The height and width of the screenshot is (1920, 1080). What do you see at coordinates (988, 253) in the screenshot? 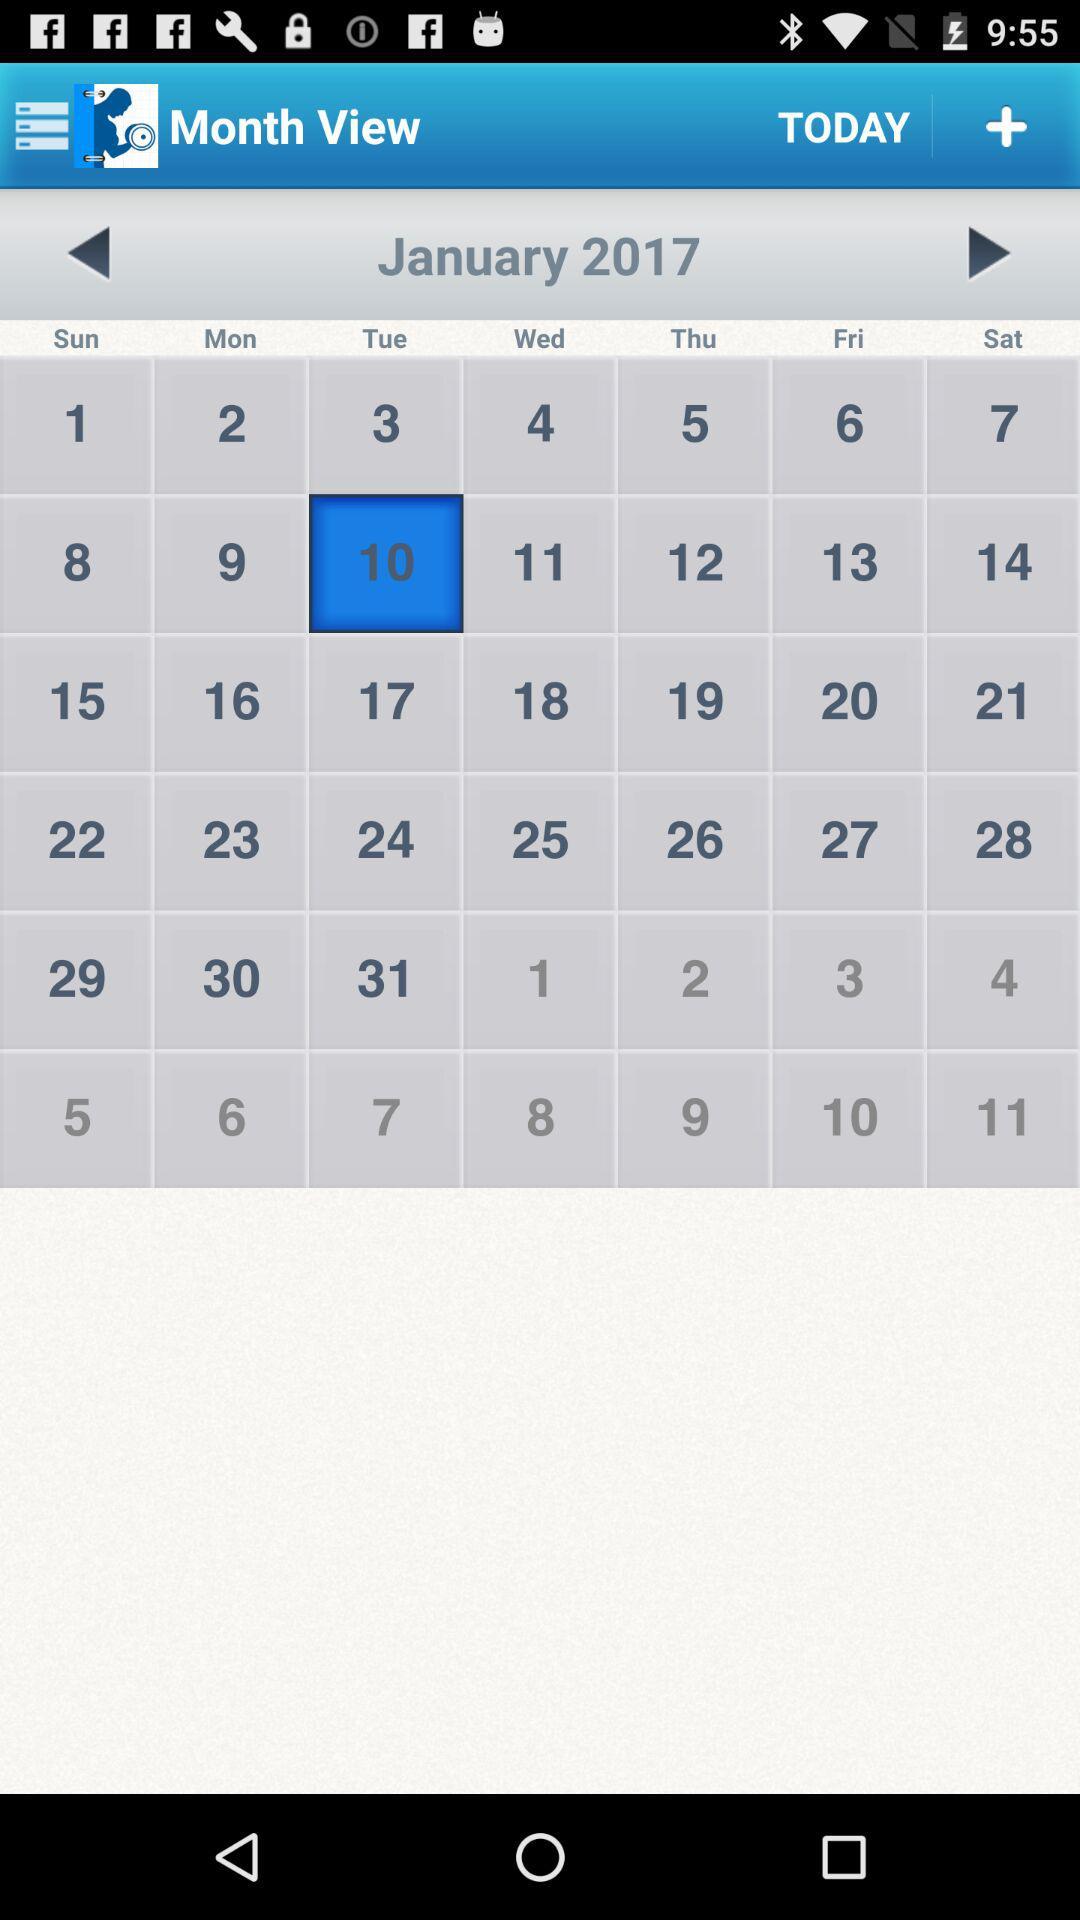
I see `icon above the fri icon` at bounding box center [988, 253].